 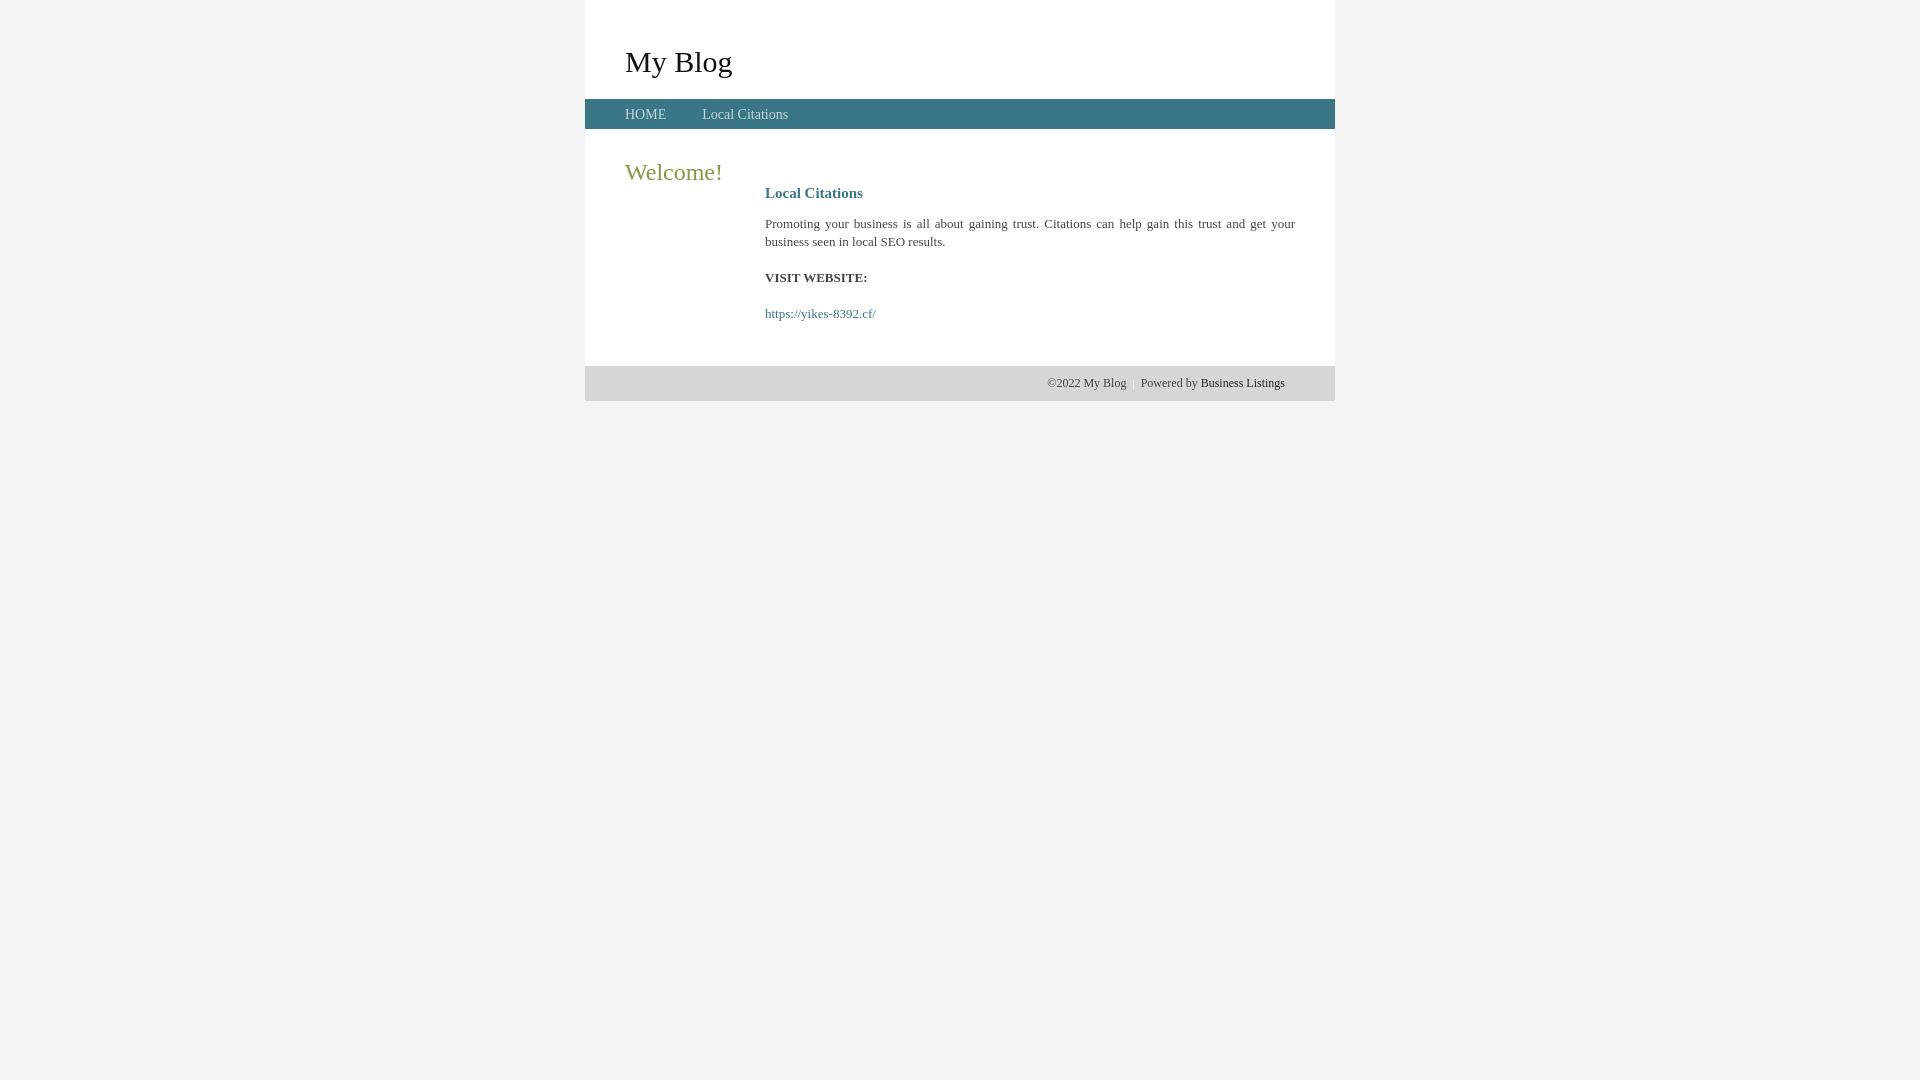 What do you see at coordinates (763, 313) in the screenshot?
I see `'https://yikes-8392.cf/'` at bounding box center [763, 313].